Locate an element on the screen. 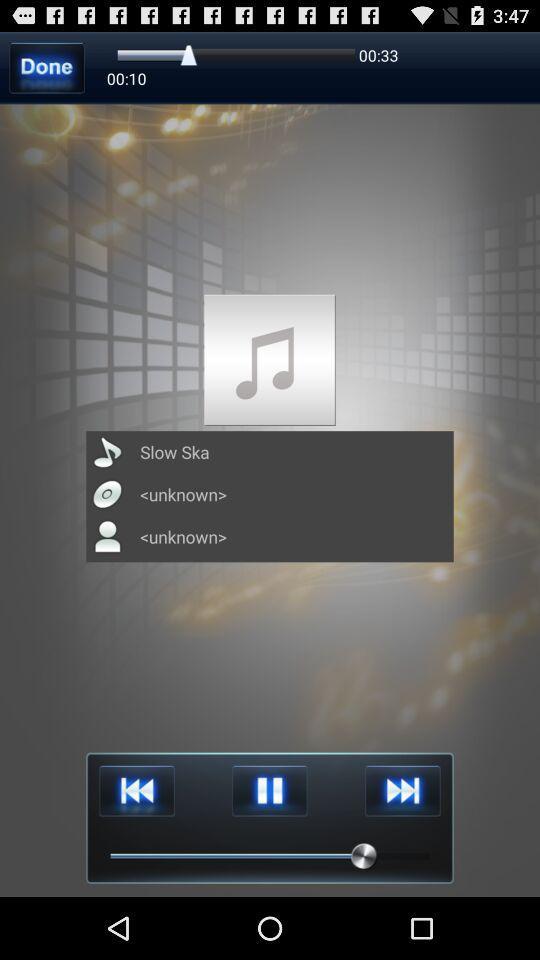  return to previous screen is located at coordinates (47, 67).